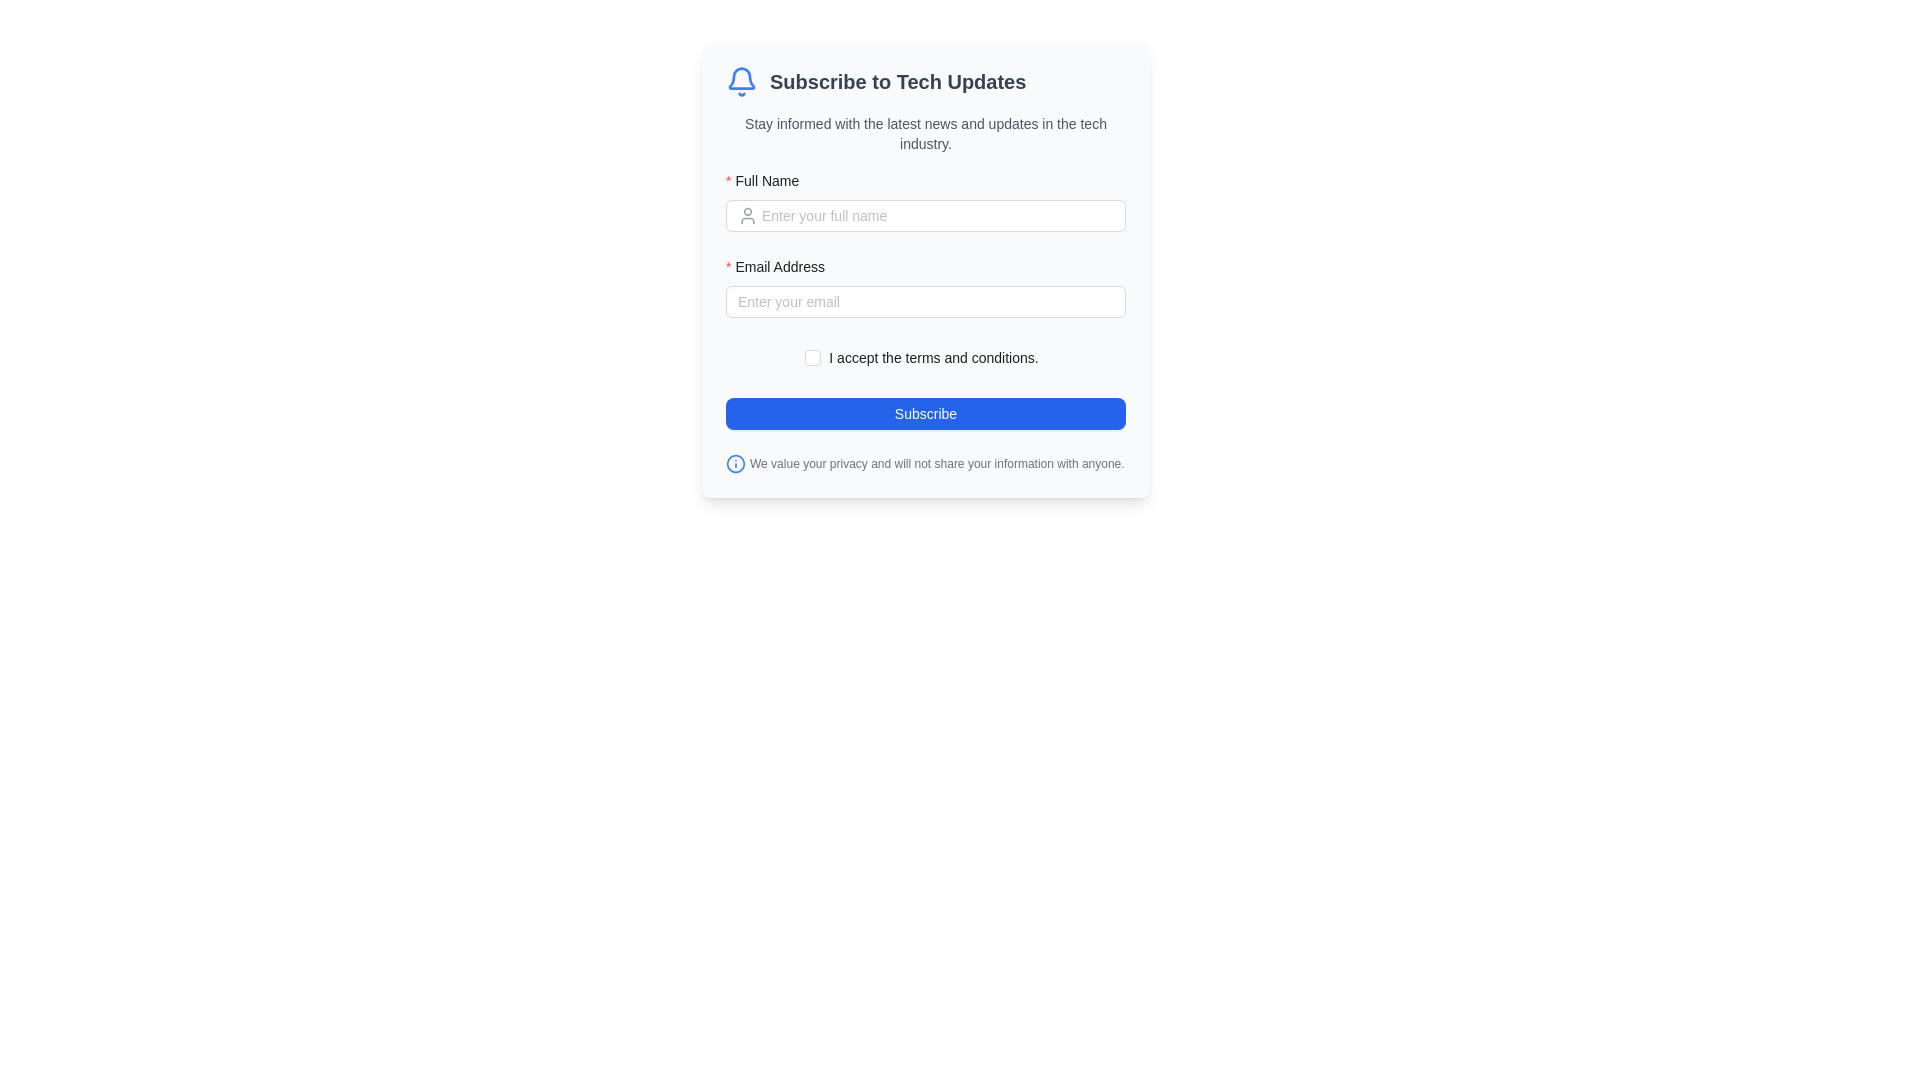 The height and width of the screenshot is (1080, 1920). What do you see at coordinates (897, 80) in the screenshot?
I see `prominent text element that states 'Subscribe to Tech Updates.' It is styled in bold, extra-large gray text and located in the header of a form card, to the right of a notification bell icon` at bounding box center [897, 80].